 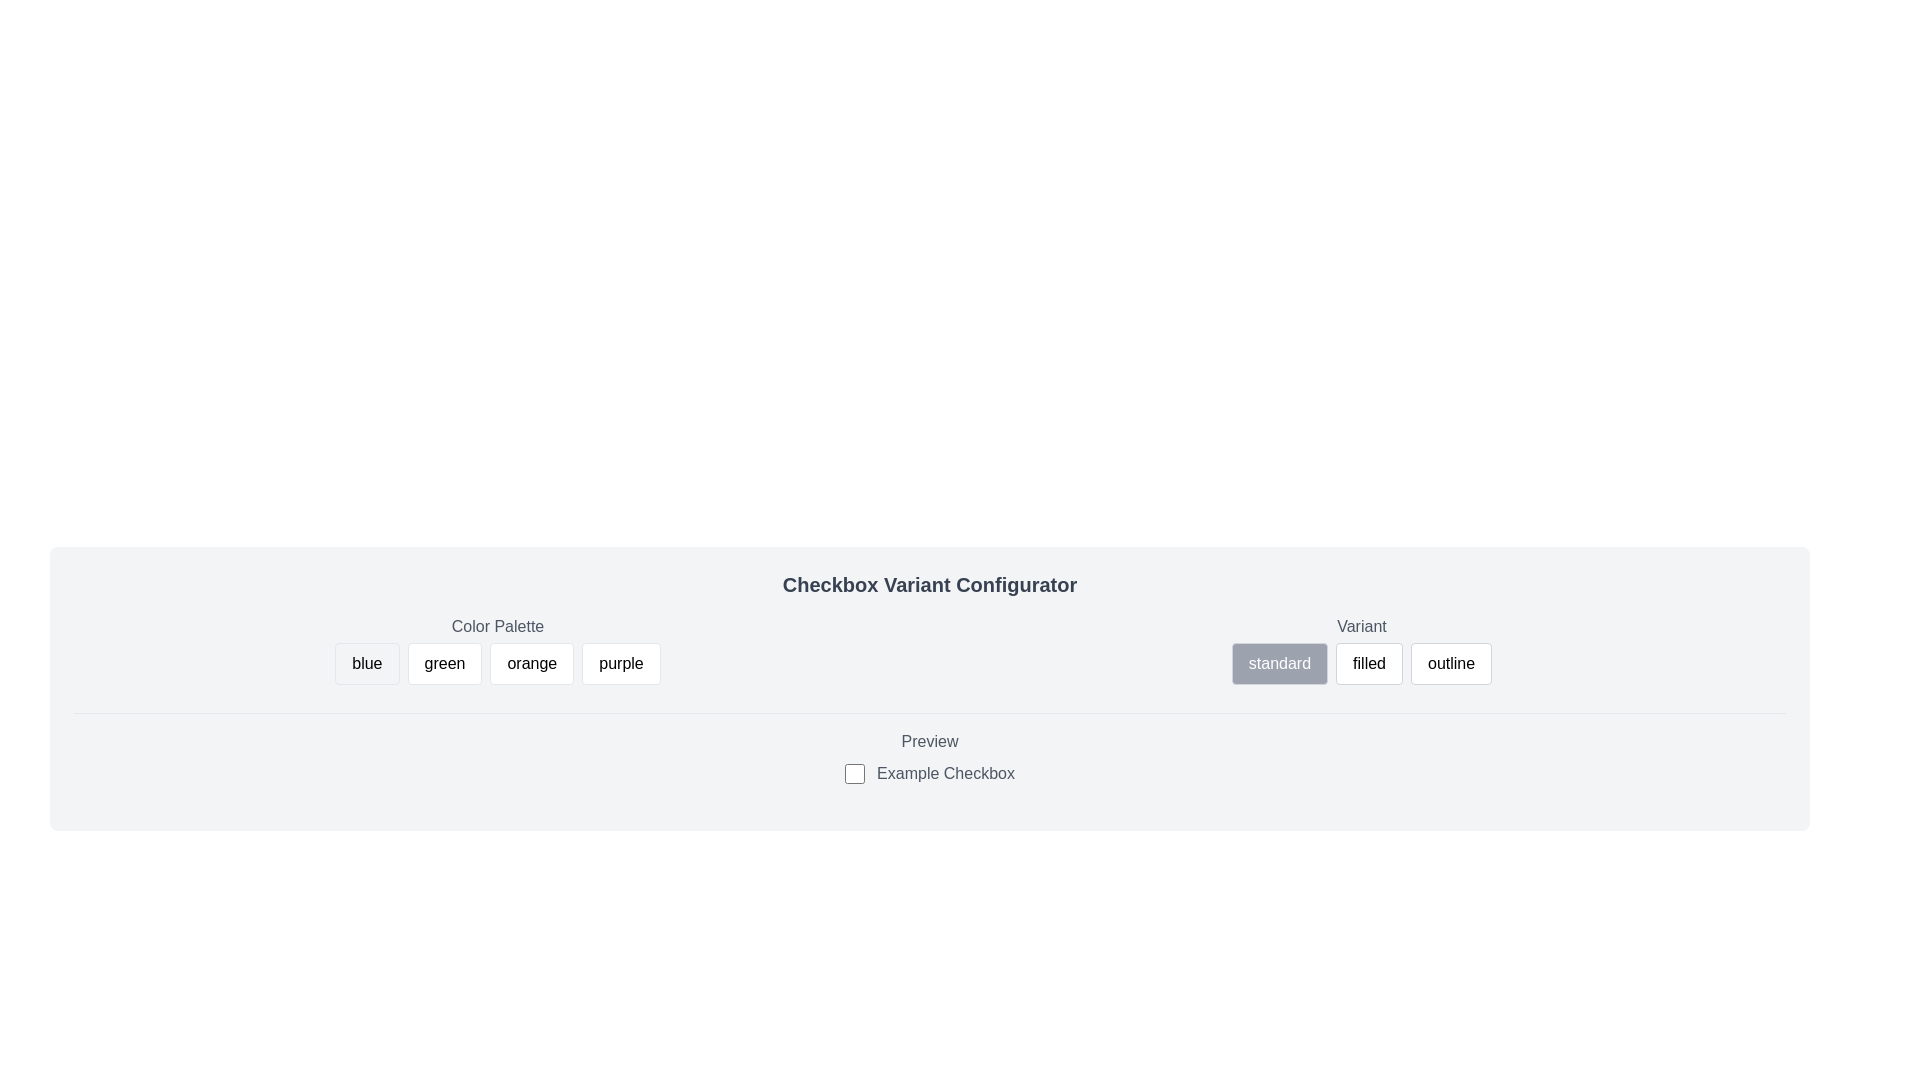 What do you see at coordinates (929, 741) in the screenshot?
I see `the static text label that displays the word 'Preview', which is positioned above the 'Example Checkbox'` at bounding box center [929, 741].